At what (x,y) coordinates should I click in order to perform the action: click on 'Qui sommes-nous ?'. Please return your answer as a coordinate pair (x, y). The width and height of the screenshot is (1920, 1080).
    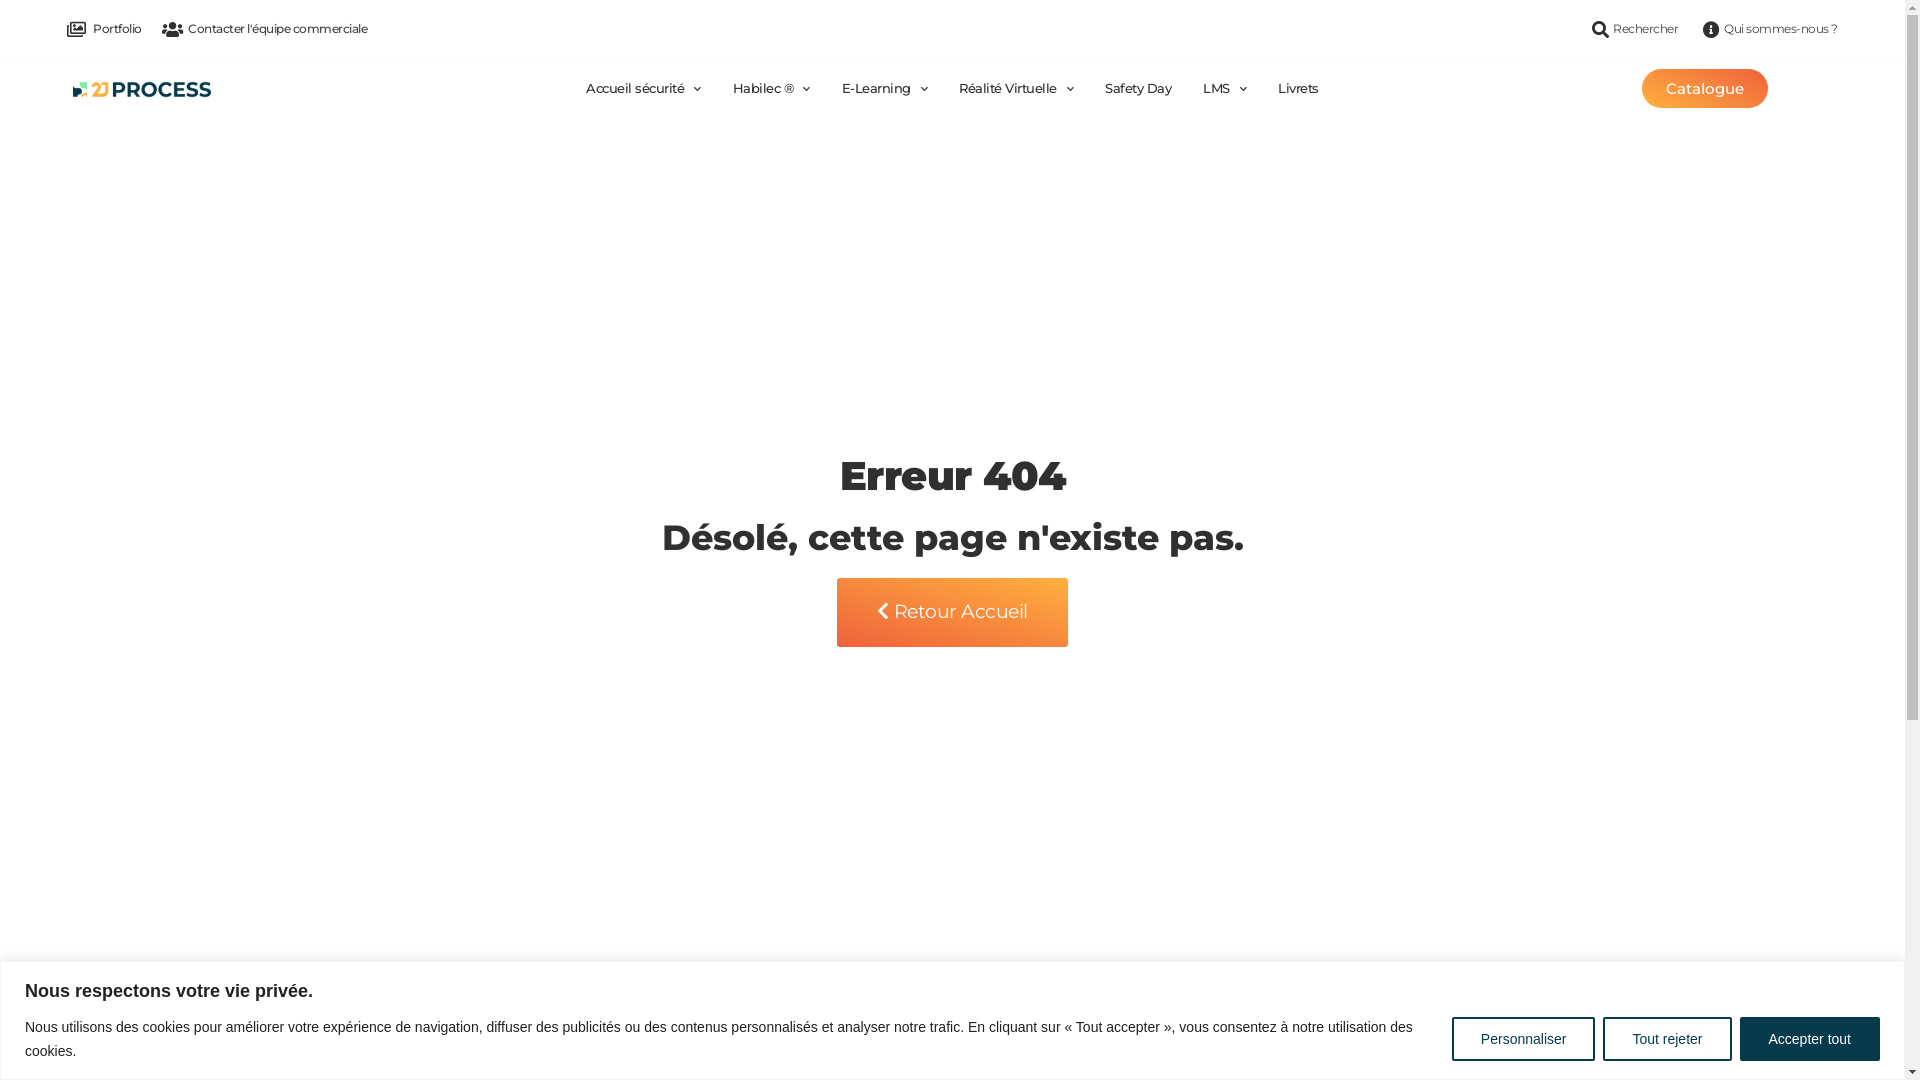
    Looking at the image, I should click on (1767, 29).